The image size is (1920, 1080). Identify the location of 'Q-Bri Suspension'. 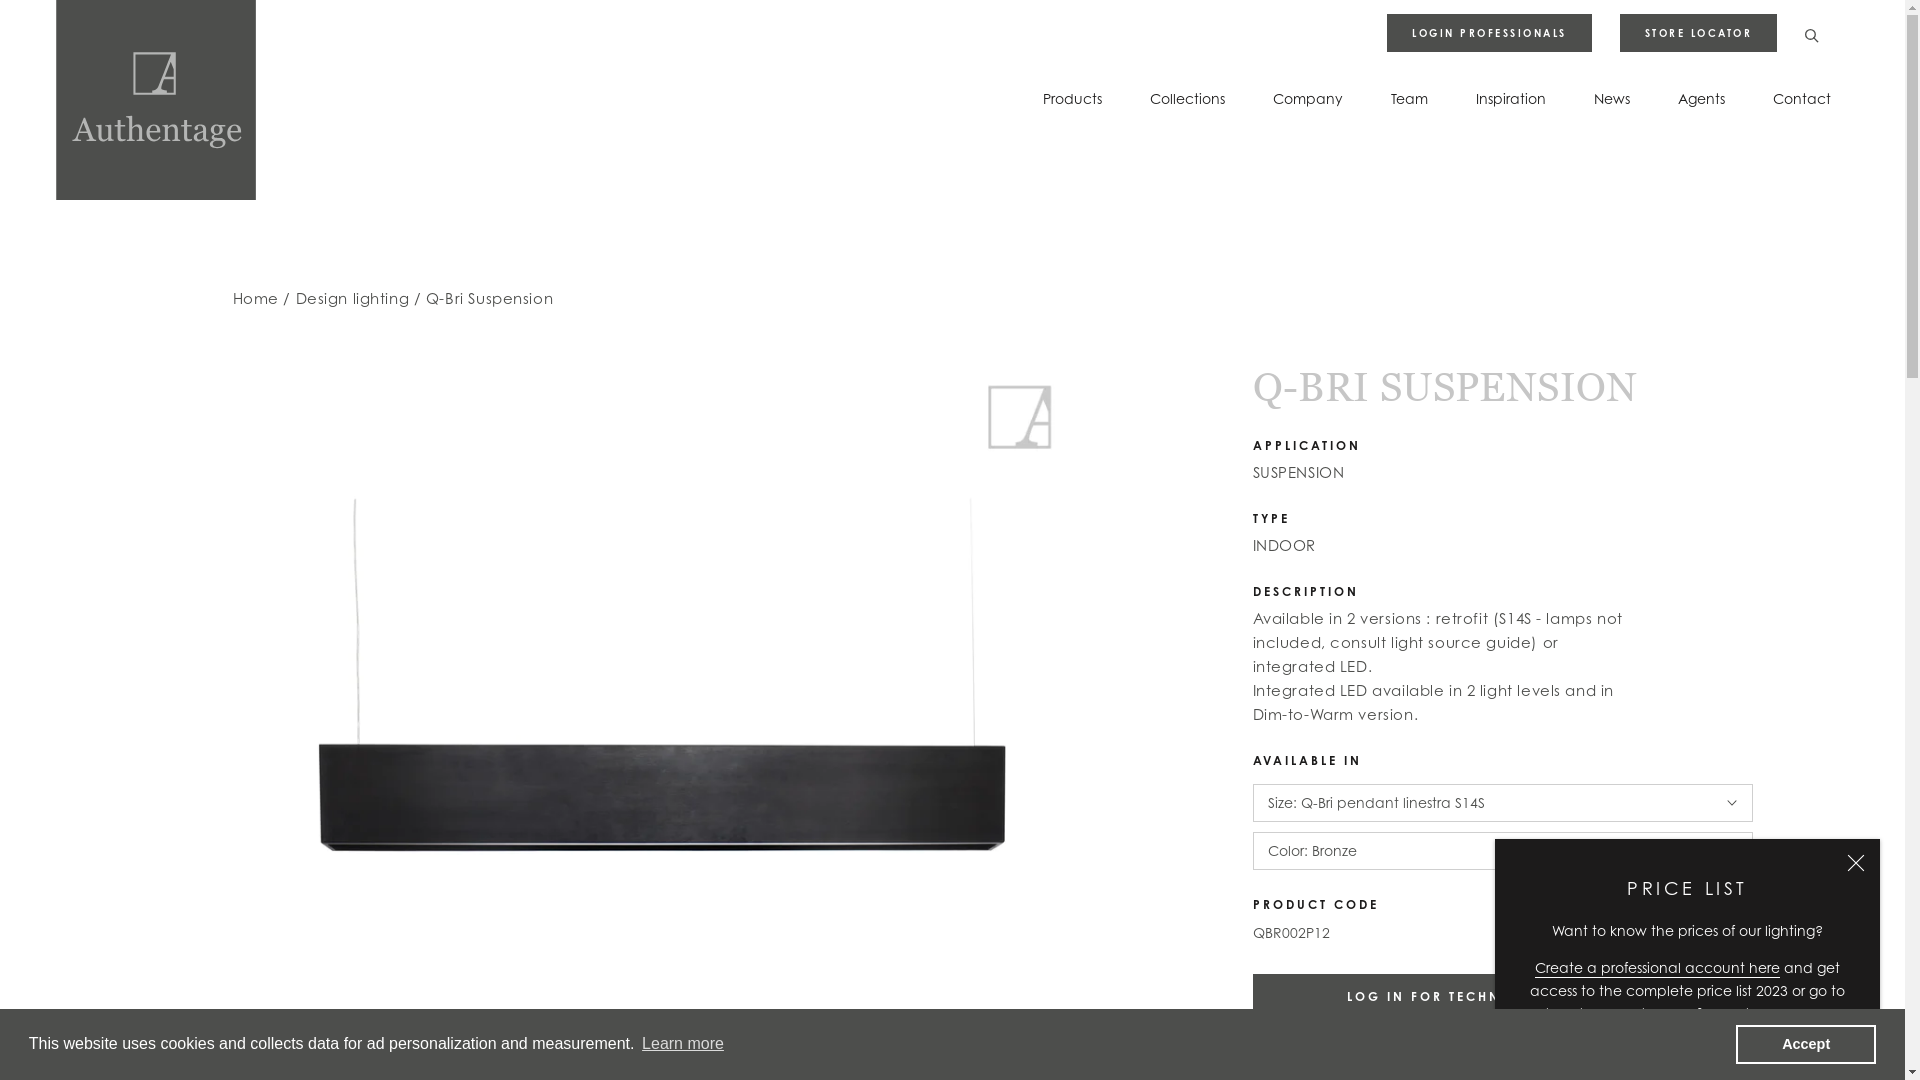
(489, 298).